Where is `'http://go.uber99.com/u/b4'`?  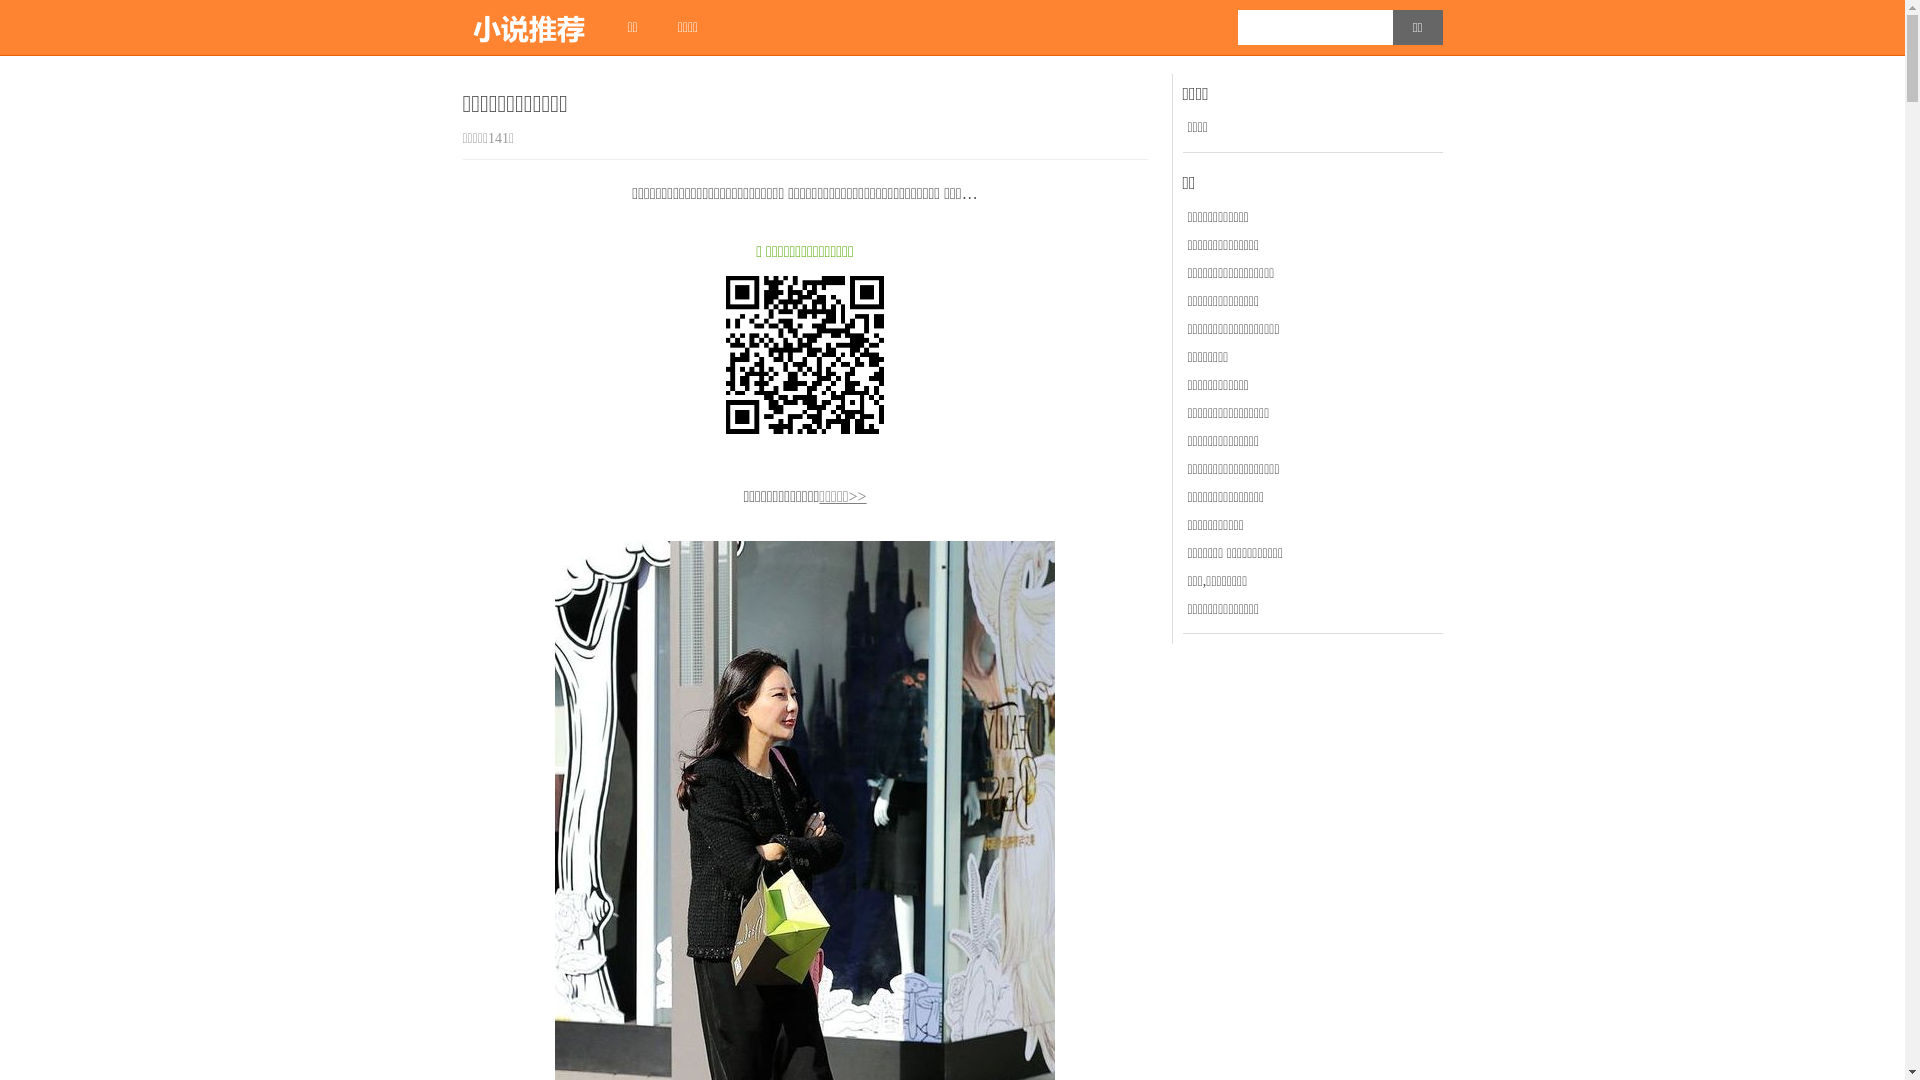 'http://go.uber99.com/u/b4' is located at coordinates (804, 353).